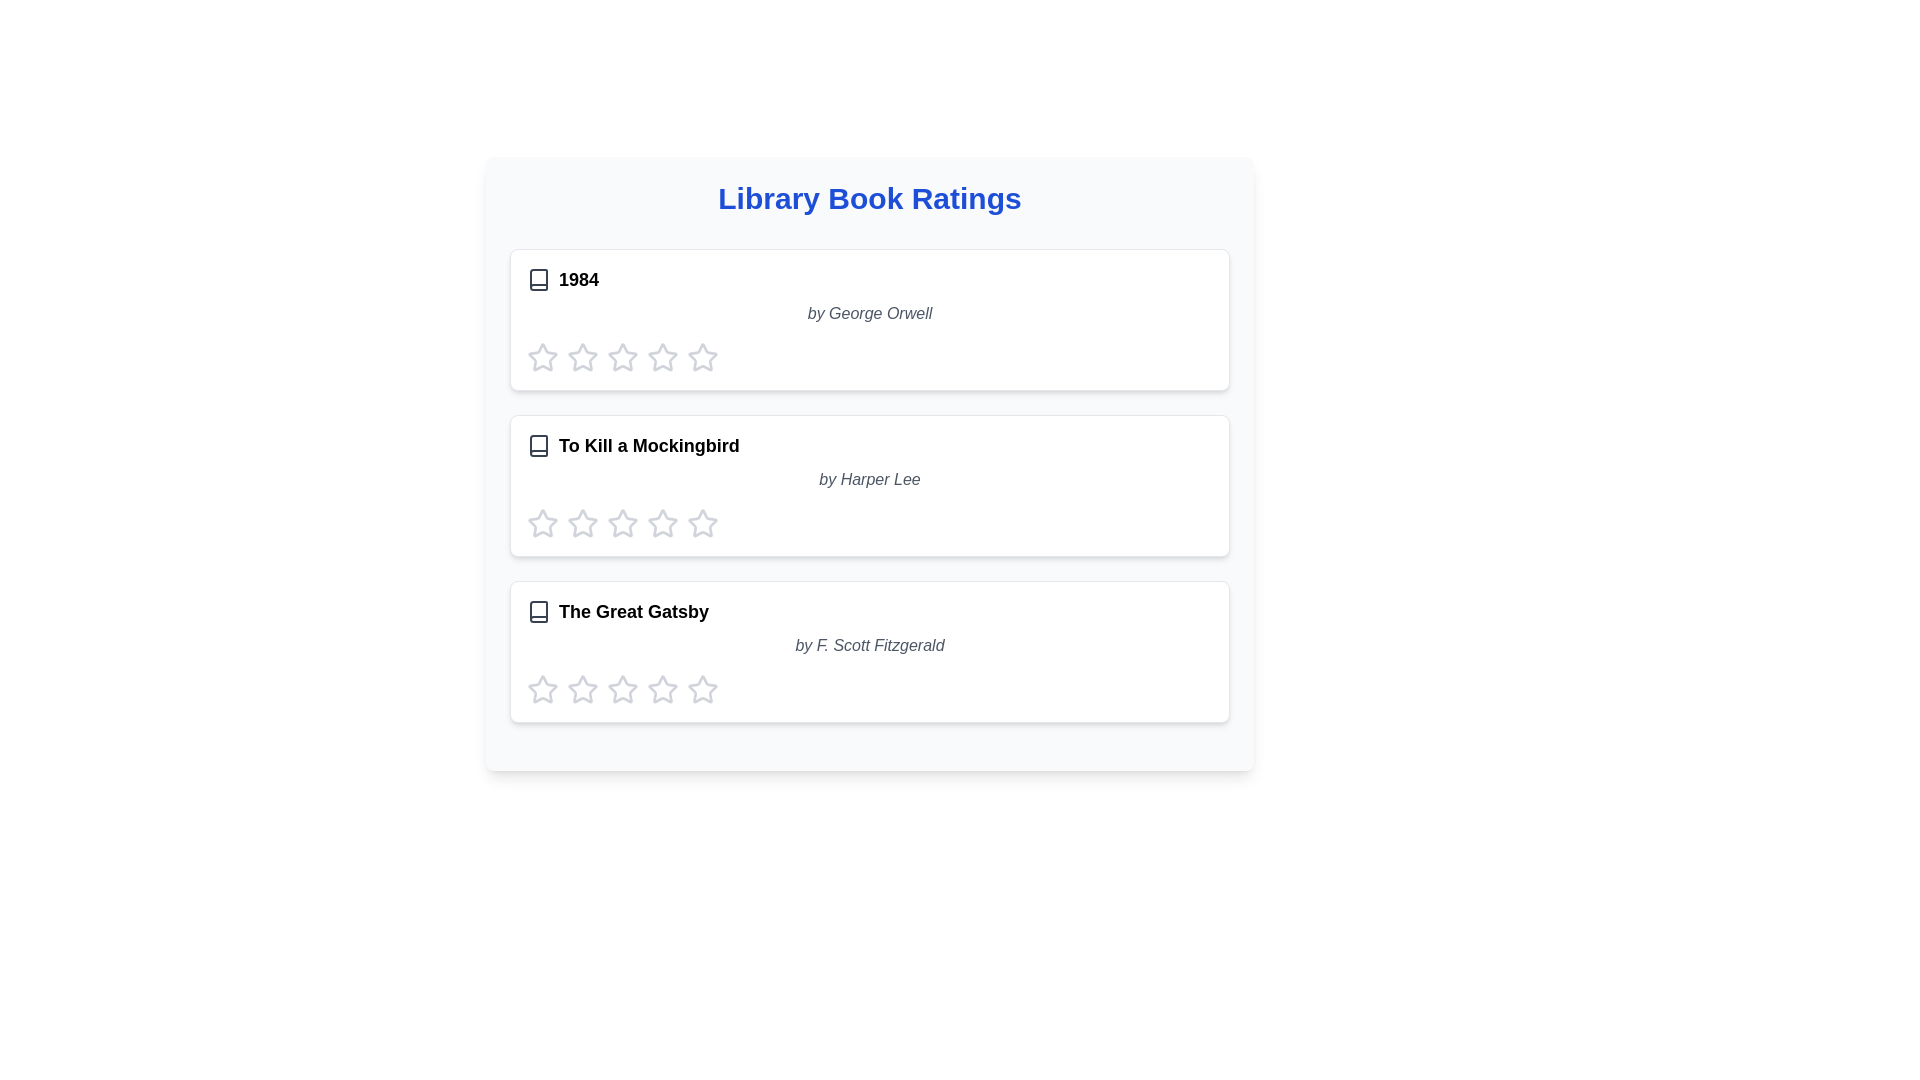 The height and width of the screenshot is (1080, 1920). Describe the element at coordinates (662, 357) in the screenshot. I see `the sixth star icon in the rating row for the book '1984' by George Orwell, which is styled in a hollow outline format and has a light gray color` at that location.